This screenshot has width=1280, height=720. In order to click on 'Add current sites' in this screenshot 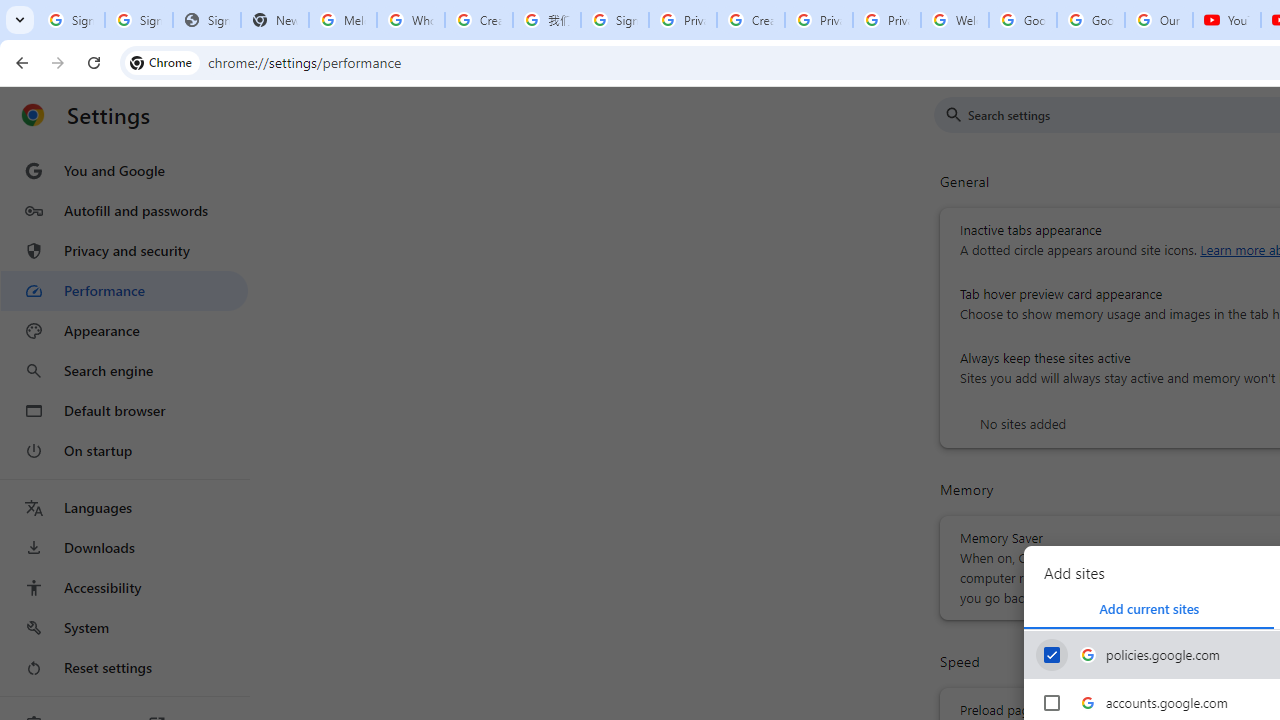, I will do `click(1149, 608)`.